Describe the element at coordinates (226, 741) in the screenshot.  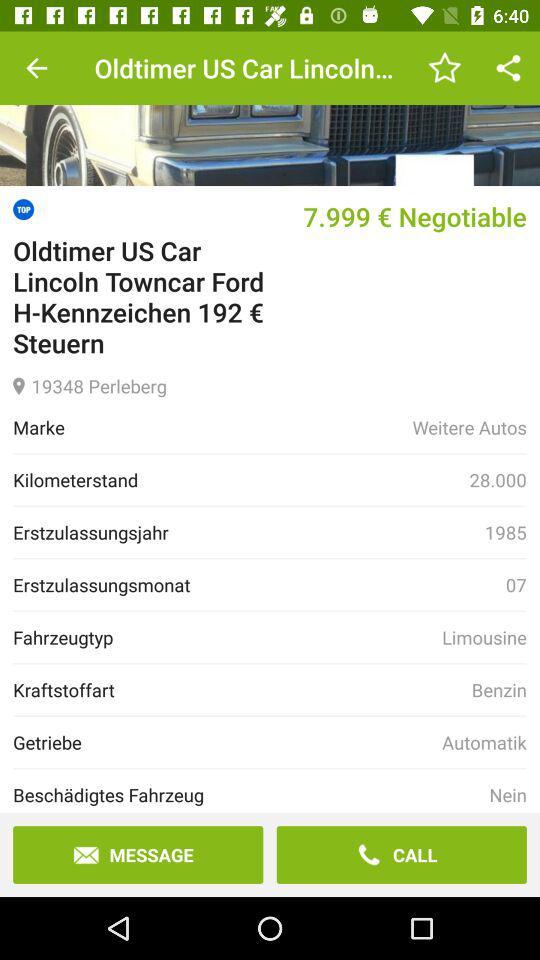
I see `the item next to automatik icon` at that location.